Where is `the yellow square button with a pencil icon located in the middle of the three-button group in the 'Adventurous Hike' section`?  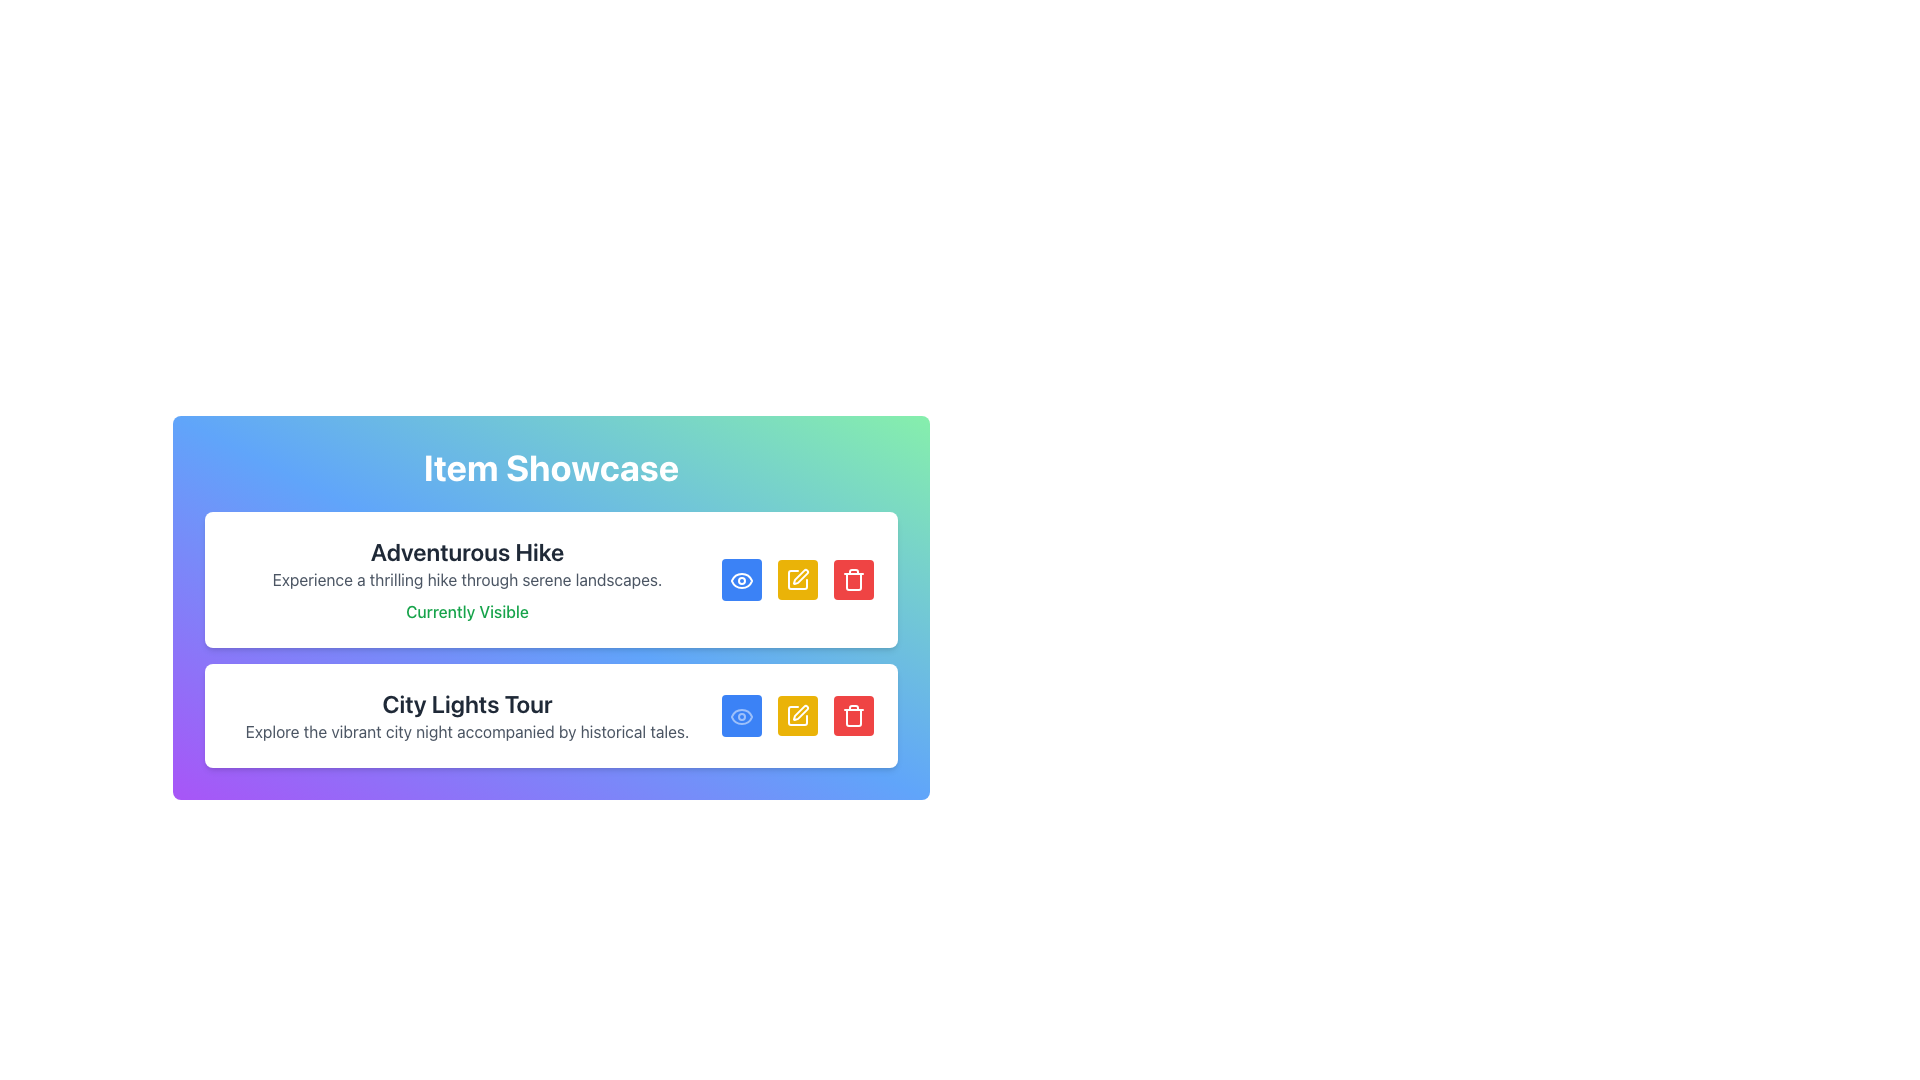
the yellow square button with a pencil icon located in the middle of the three-button group in the 'Adventurous Hike' section is located at coordinates (796, 579).